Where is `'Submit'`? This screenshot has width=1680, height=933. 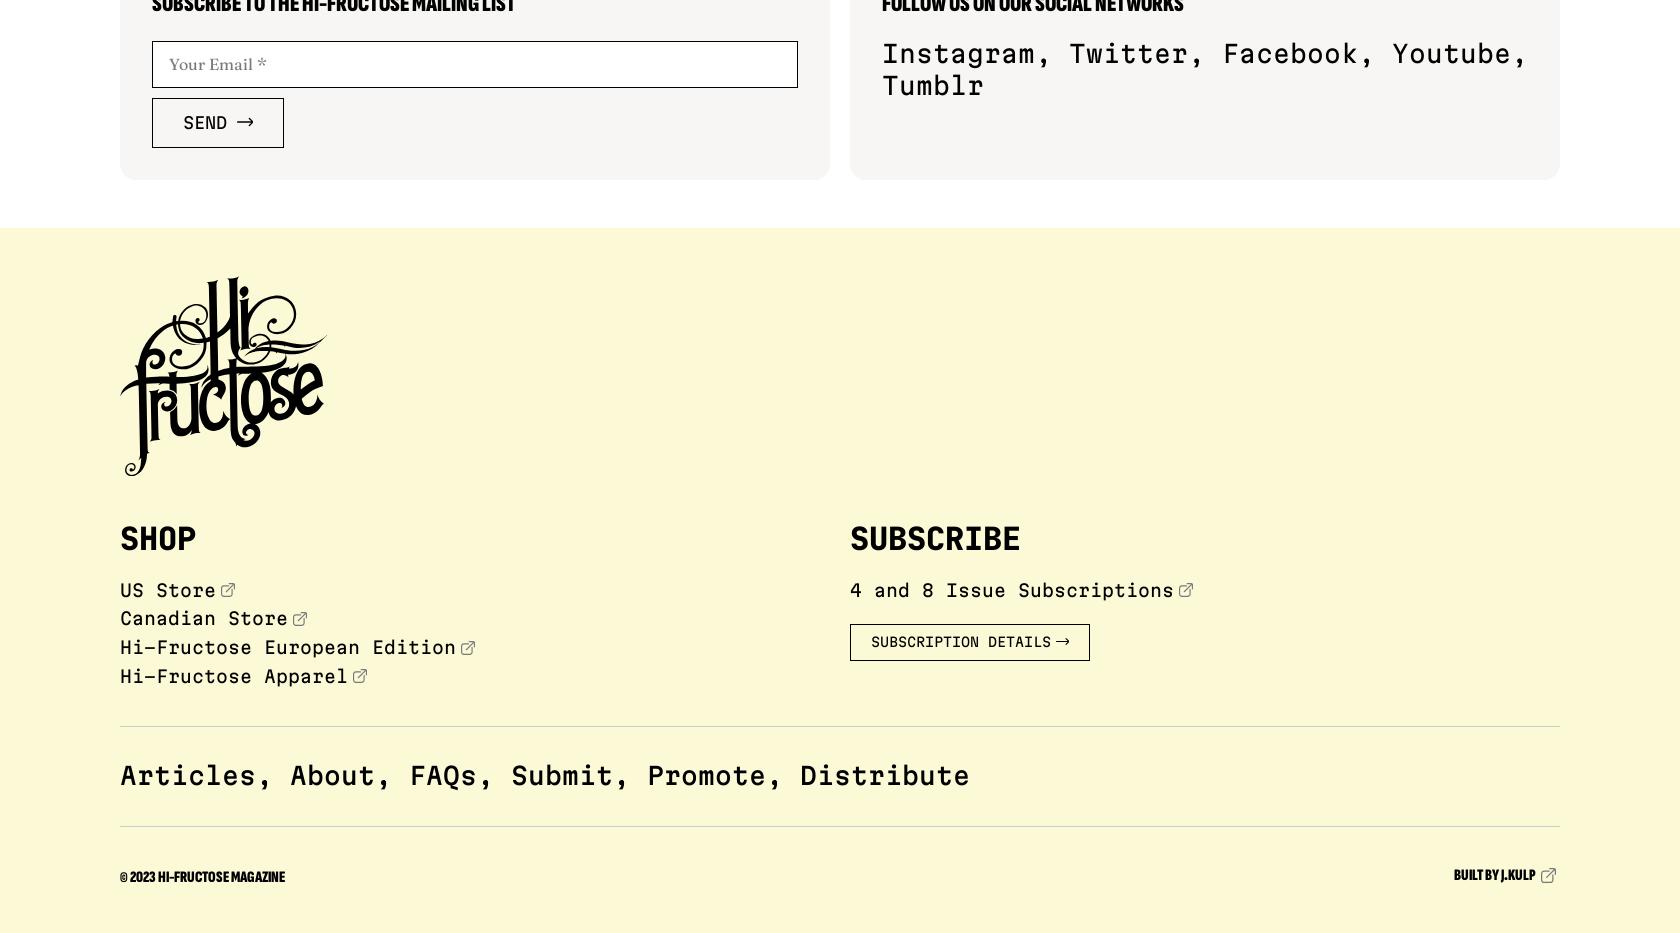 'Submit' is located at coordinates (510, 773).